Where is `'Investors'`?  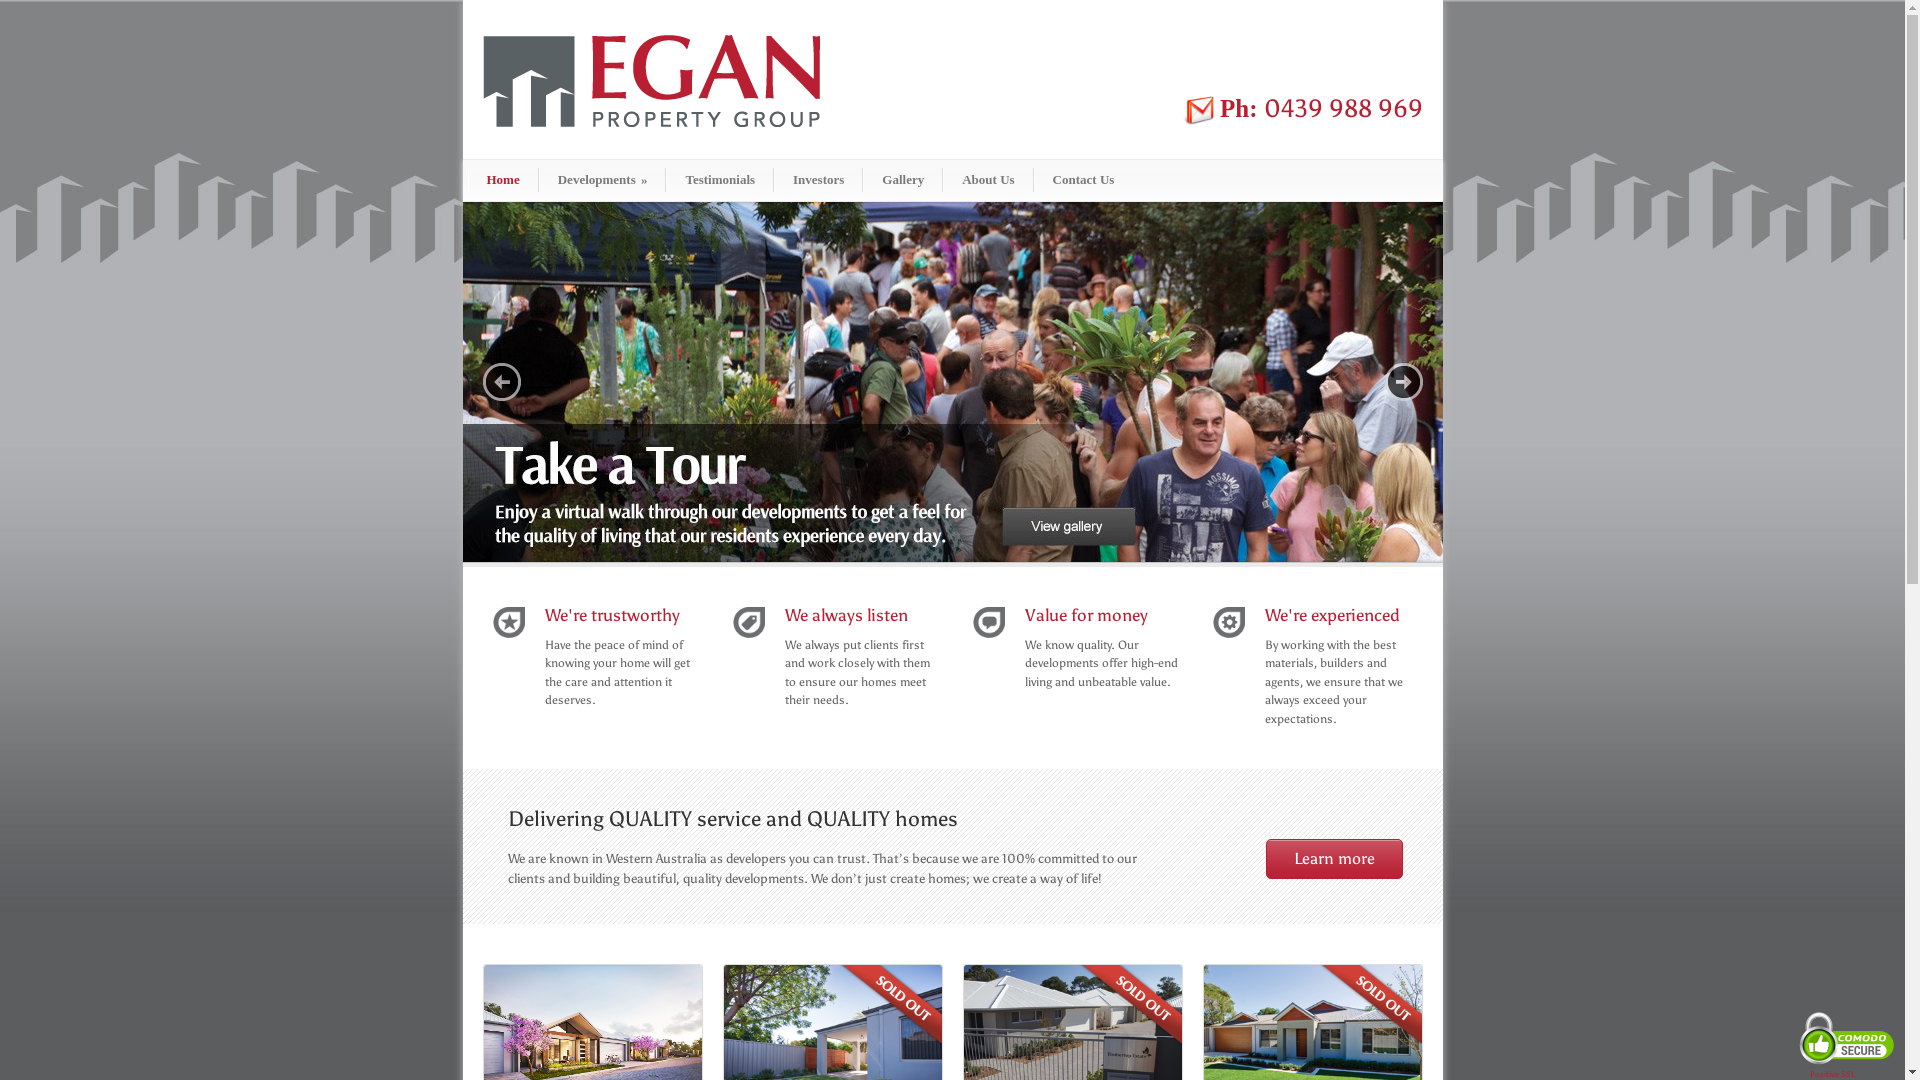 'Investors' is located at coordinates (818, 180).